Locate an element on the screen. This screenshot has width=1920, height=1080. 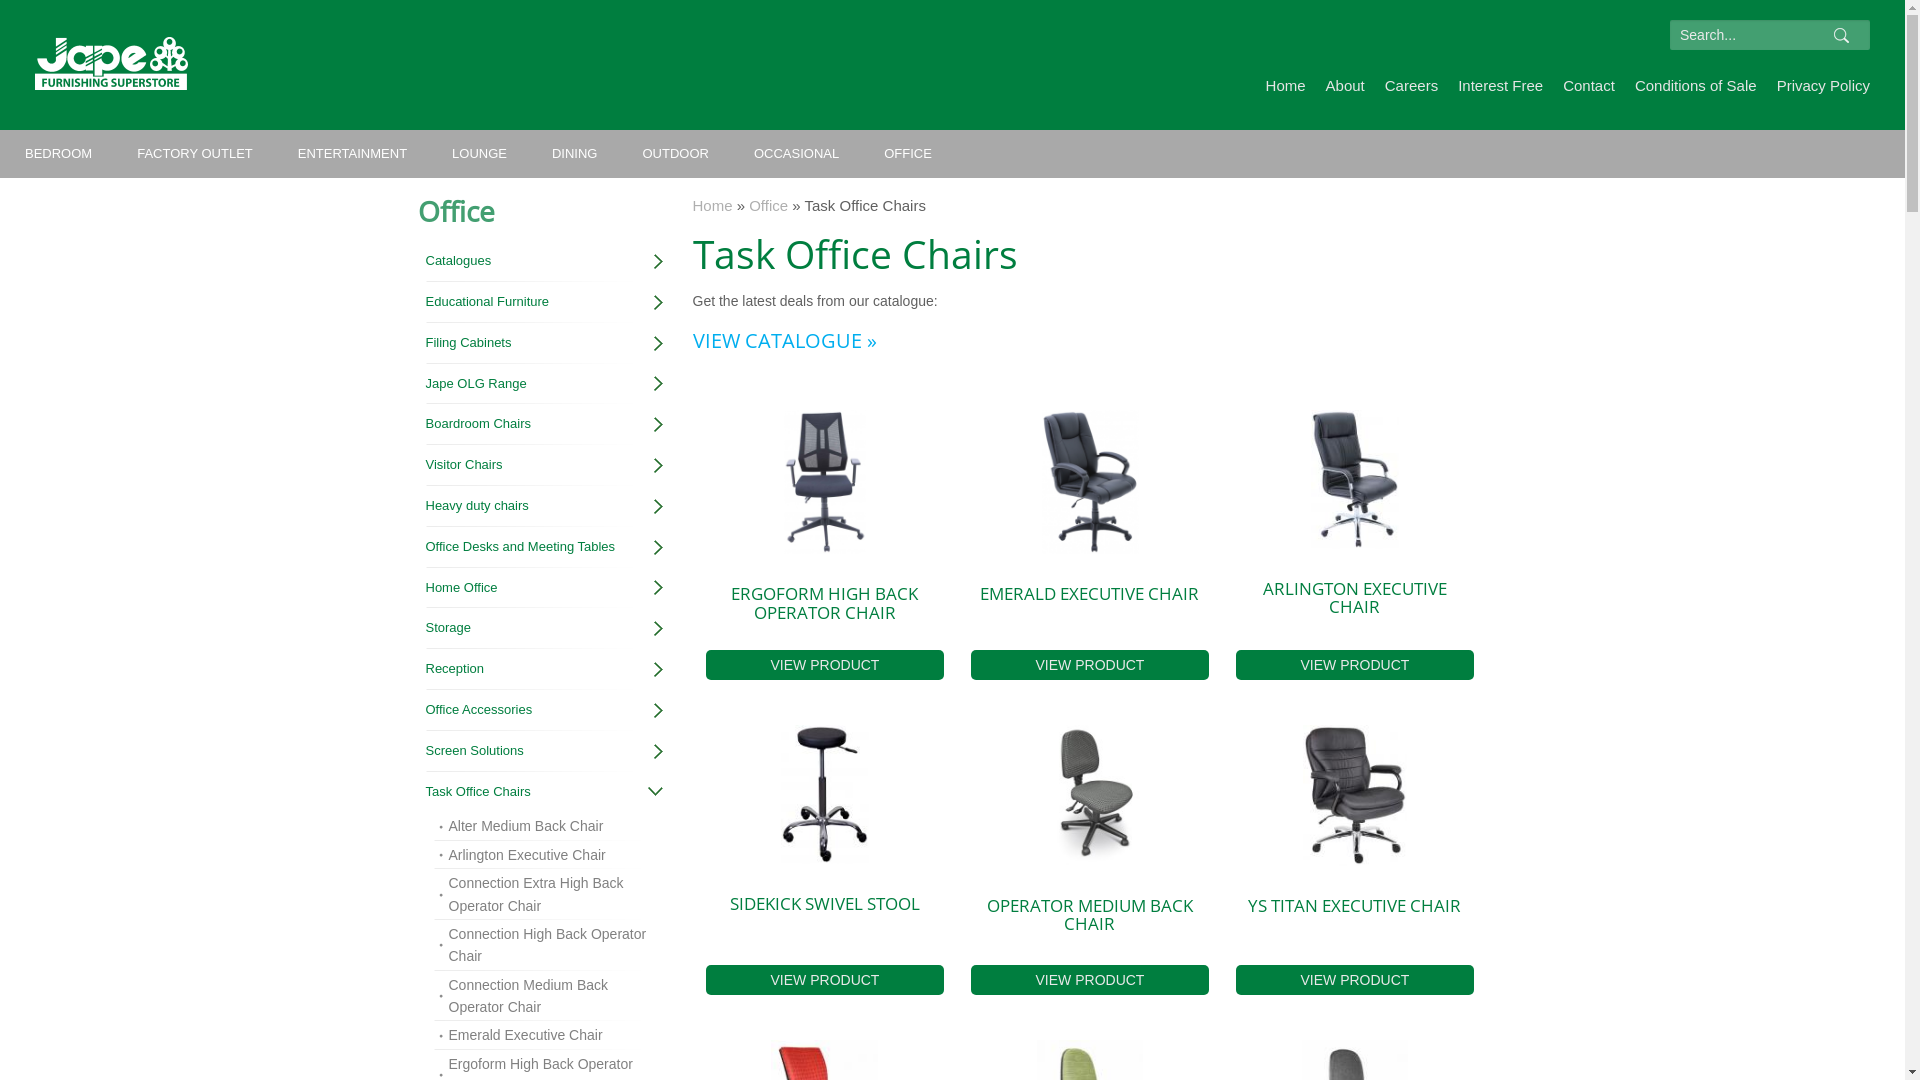
'Task Office Chairs' is located at coordinates (544, 791).